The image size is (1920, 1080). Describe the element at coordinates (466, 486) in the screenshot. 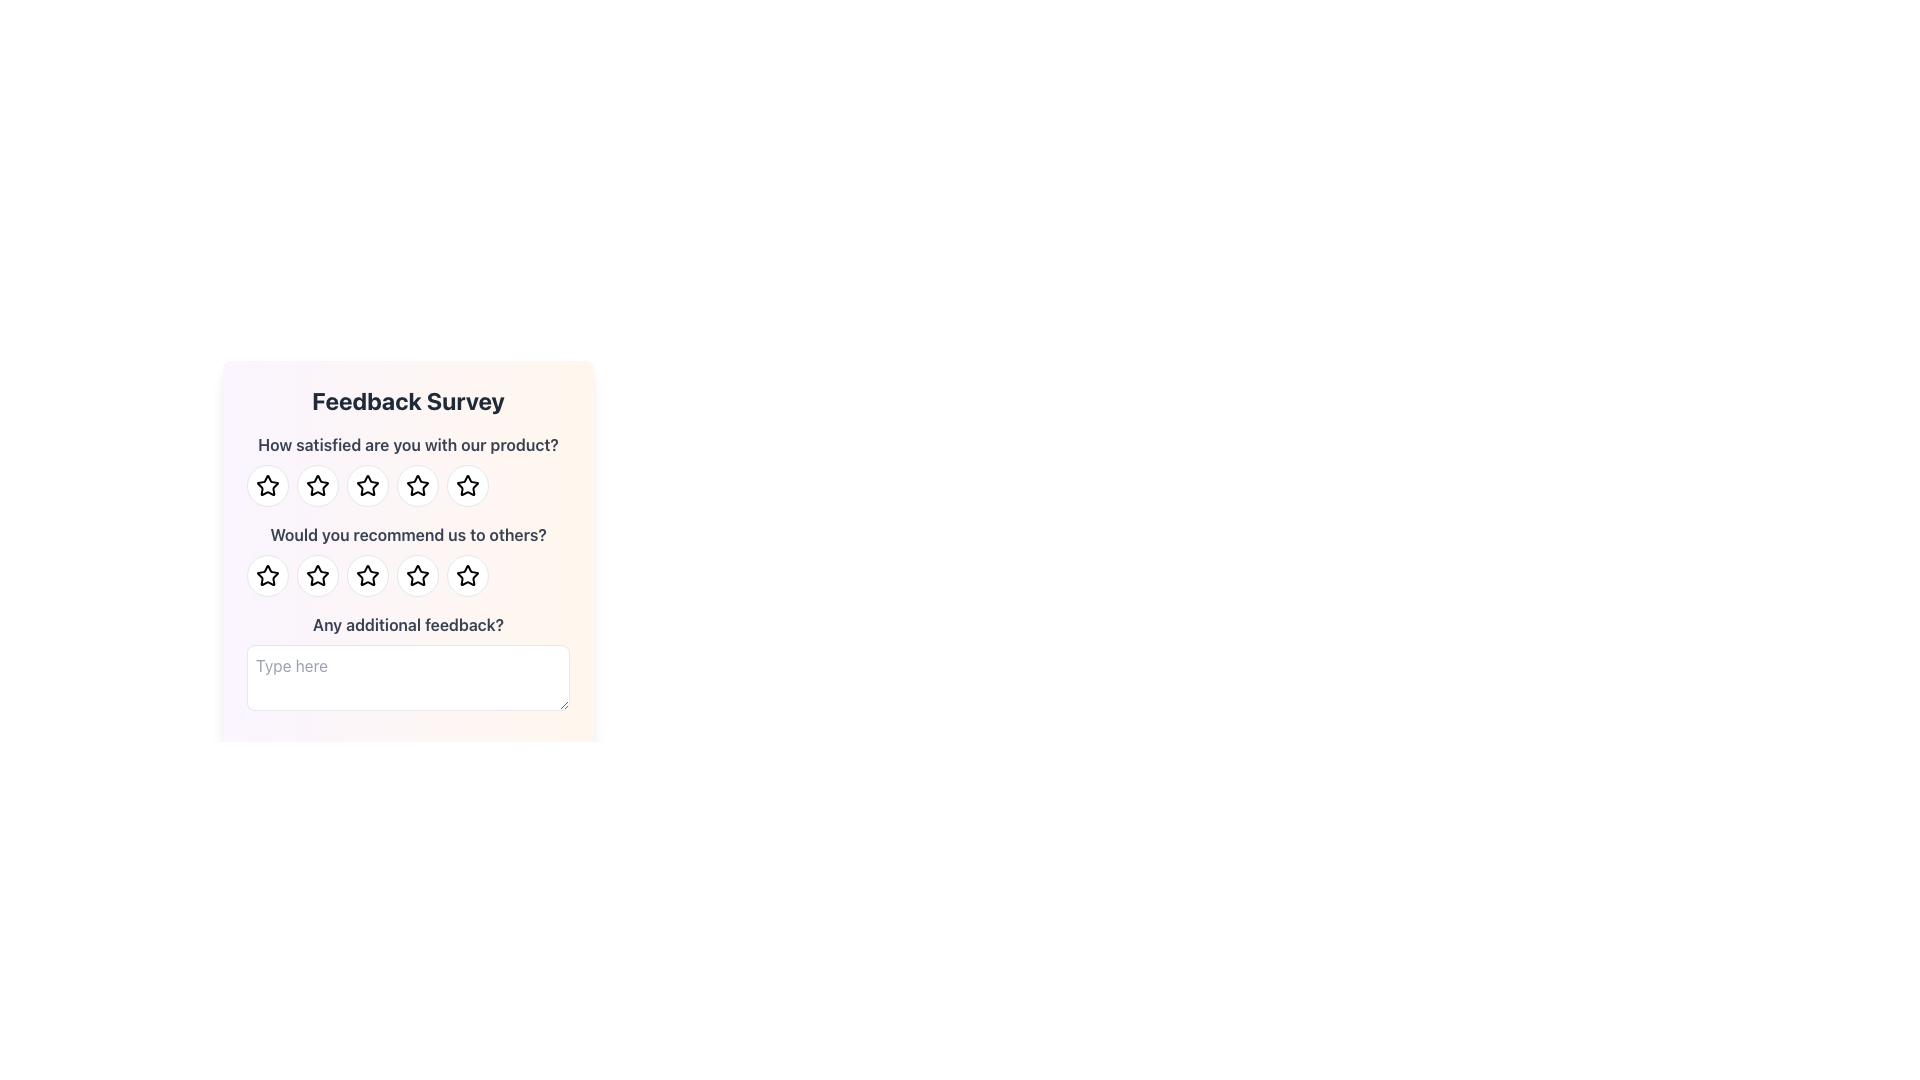

I see `the fifth rounded white button with a black star icon for keyboard interaction in the Feedback Survey form below the satisfaction question` at that location.